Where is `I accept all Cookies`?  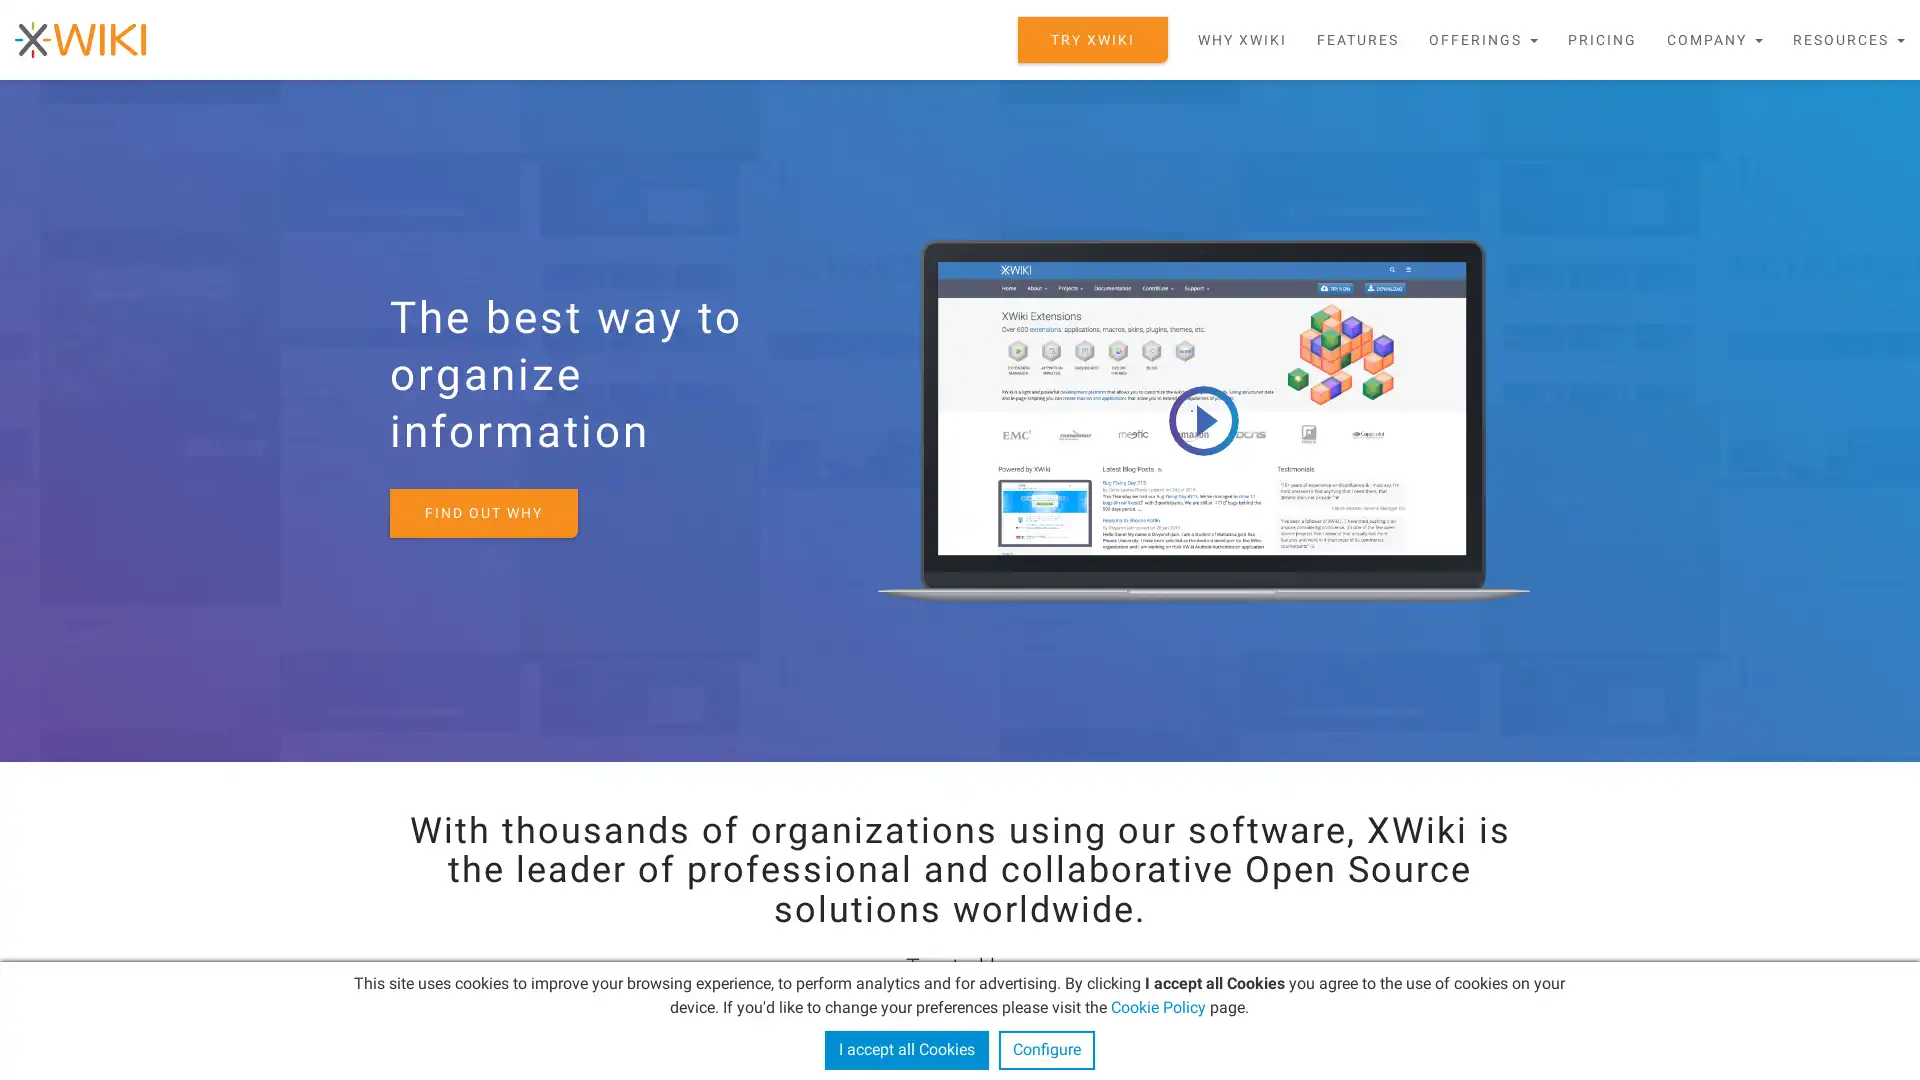
I accept all Cookies is located at coordinates (905, 1049).